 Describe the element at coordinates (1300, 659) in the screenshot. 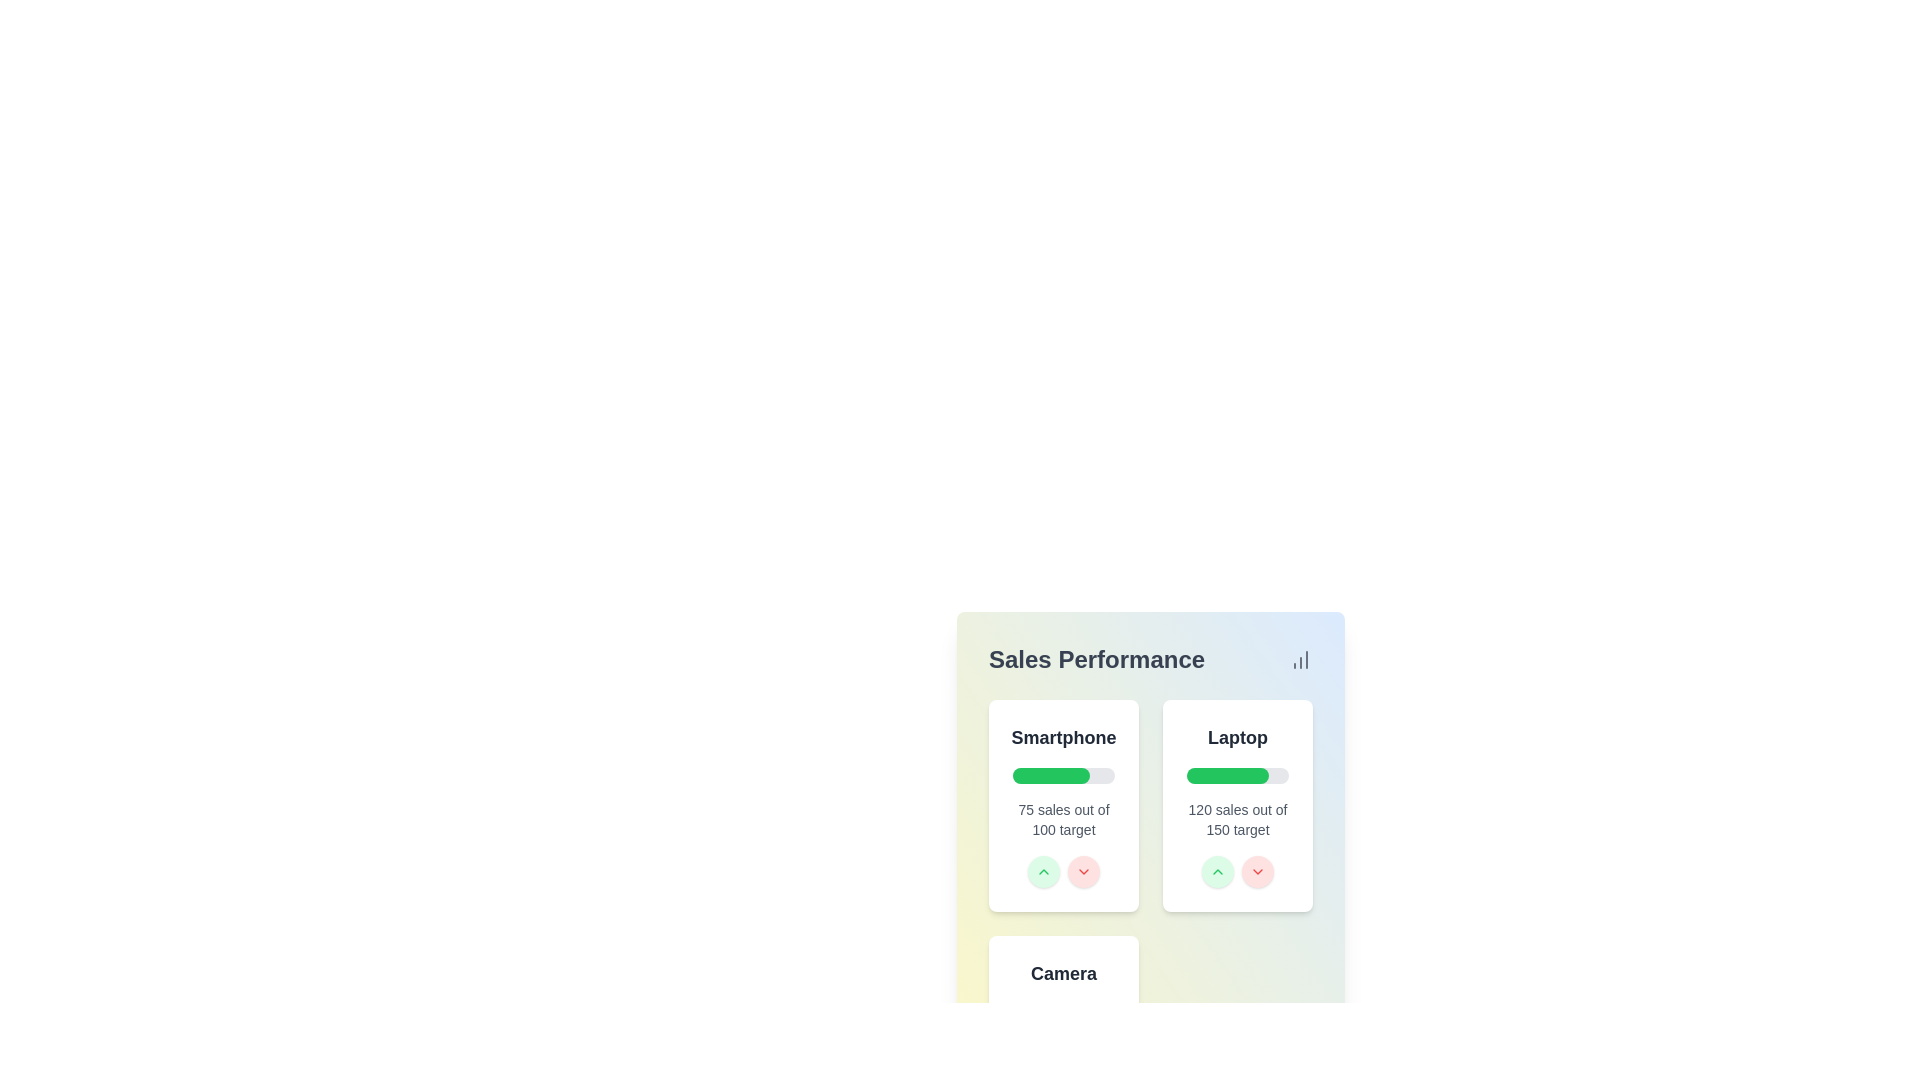

I see `the gray bar chart icon` at that location.